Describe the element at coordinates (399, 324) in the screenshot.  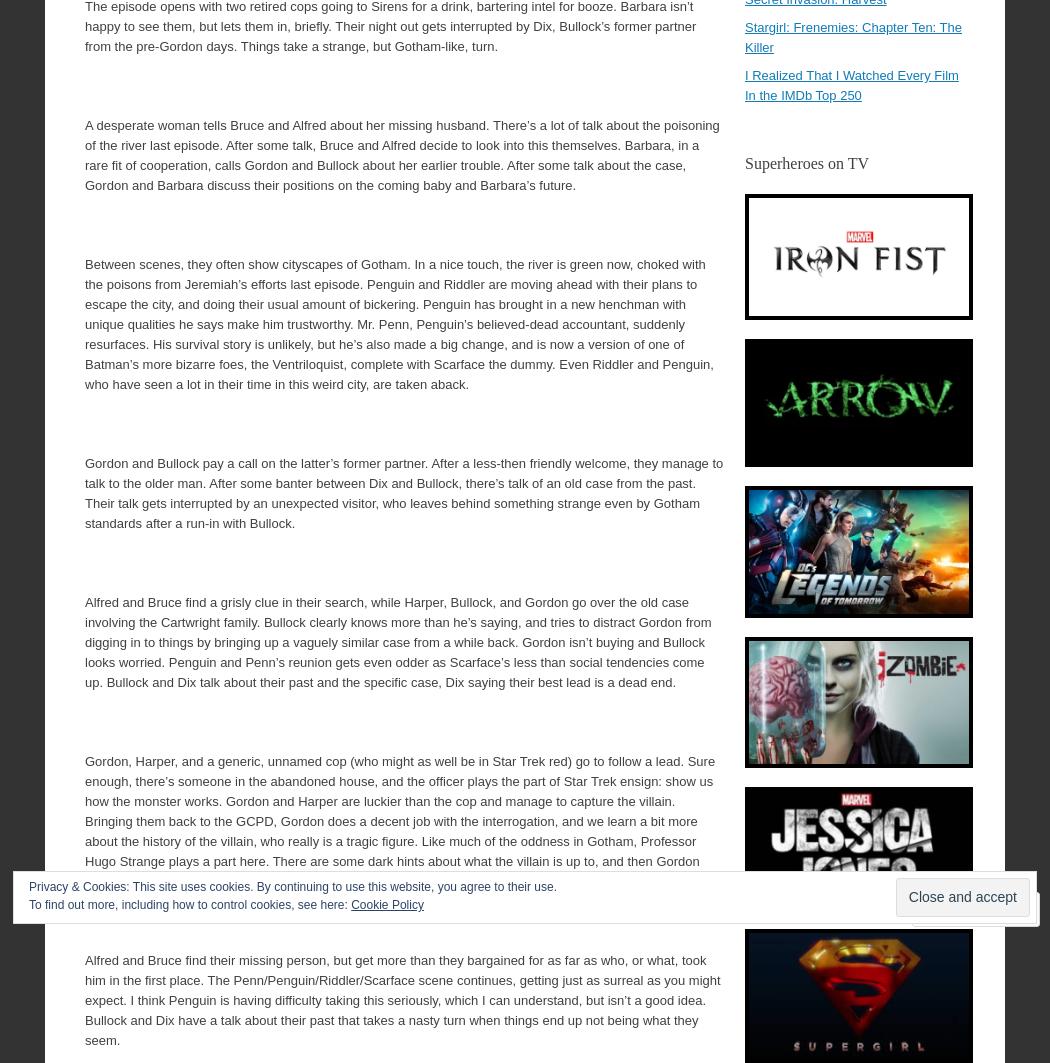
I see `'Between scenes, they often show cityscapes of Gotham. In a nice touch, the river is green now, choked with the poisons from Jeremiah’s efforts last episode. Penguin and Riddler are moving ahead with their plans to escape the city, and doing their usual amount of bickering. Penguin has brought in a new henchman with unique qualities he says make him trustworthy. Mr. Penn, Penguin’s believed-dead accountant, suddenly resurfaces. His survival story is unlikely, but he’s also made a big change, and is now a version of one of Batman’s more bizarre foes, the Ventriloquist, complete with Scarface the dummy. Even Riddler and Penguin, who have seen a lot in their time in this weird city, are taken aback.'` at that location.